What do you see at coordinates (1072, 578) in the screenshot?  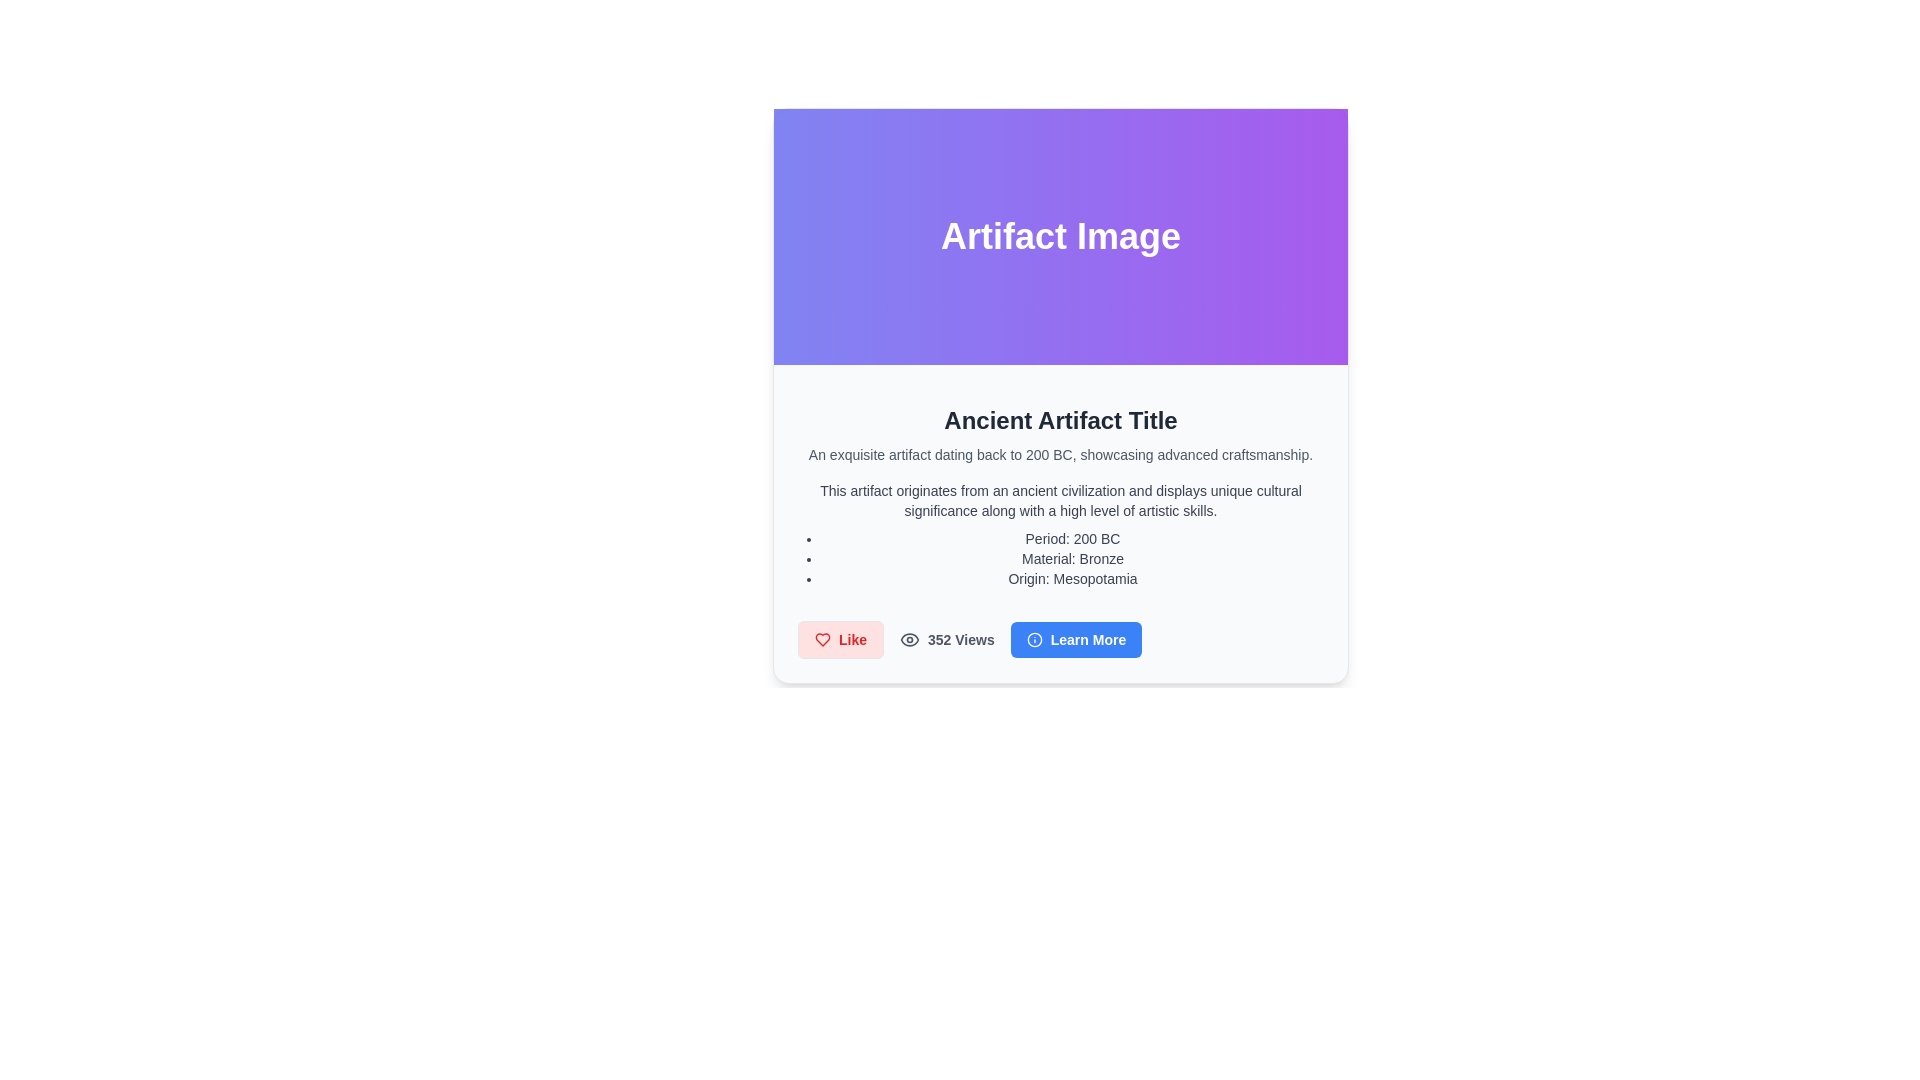 I see `the third item in the list that provides geographical origin information about the artifact, positioned under 'Material: Bronze'` at bounding box center [1072, 578].